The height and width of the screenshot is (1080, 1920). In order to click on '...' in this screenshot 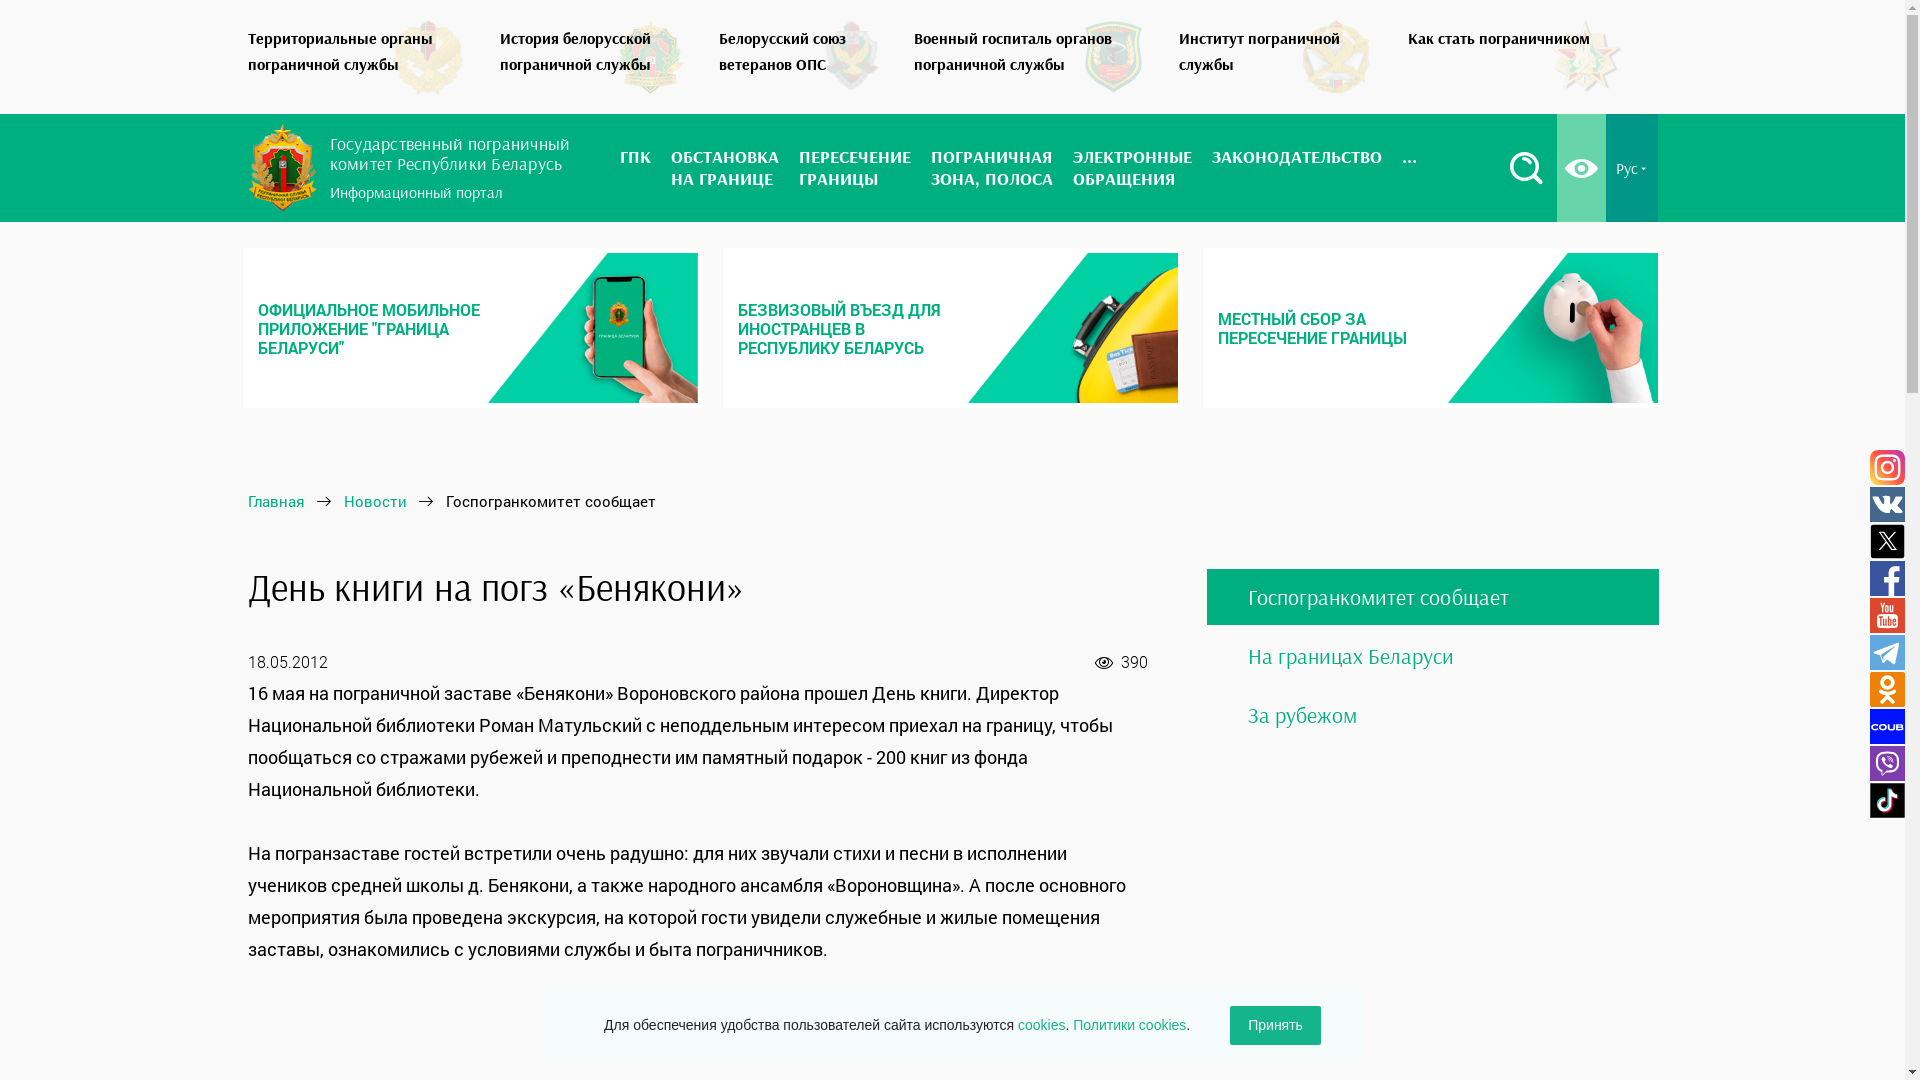, I will do `click(1408, 167)`.